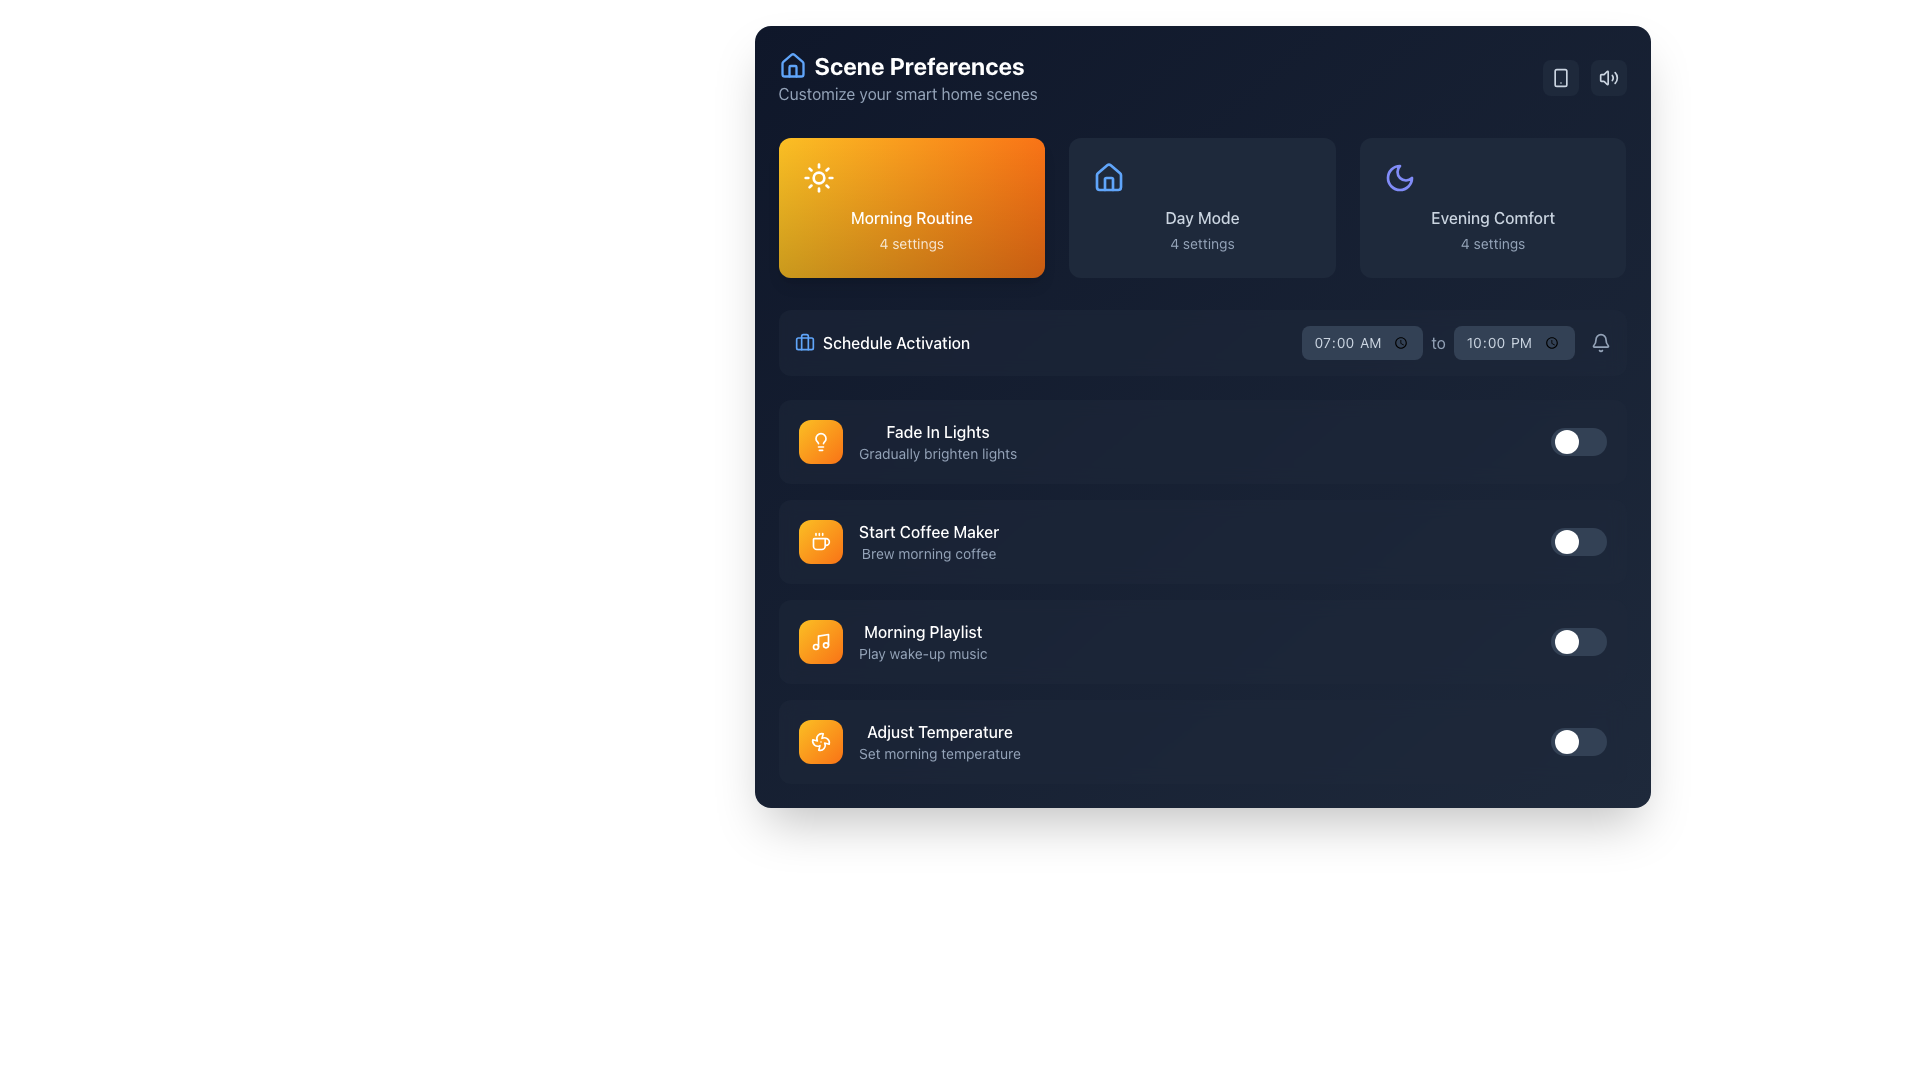 The image size is (1920, 1080). I want to click on the header and subtitle Text block for the 'Scene Preferences' section, which provides context for customizing smart home scenes, so click(907, 76).